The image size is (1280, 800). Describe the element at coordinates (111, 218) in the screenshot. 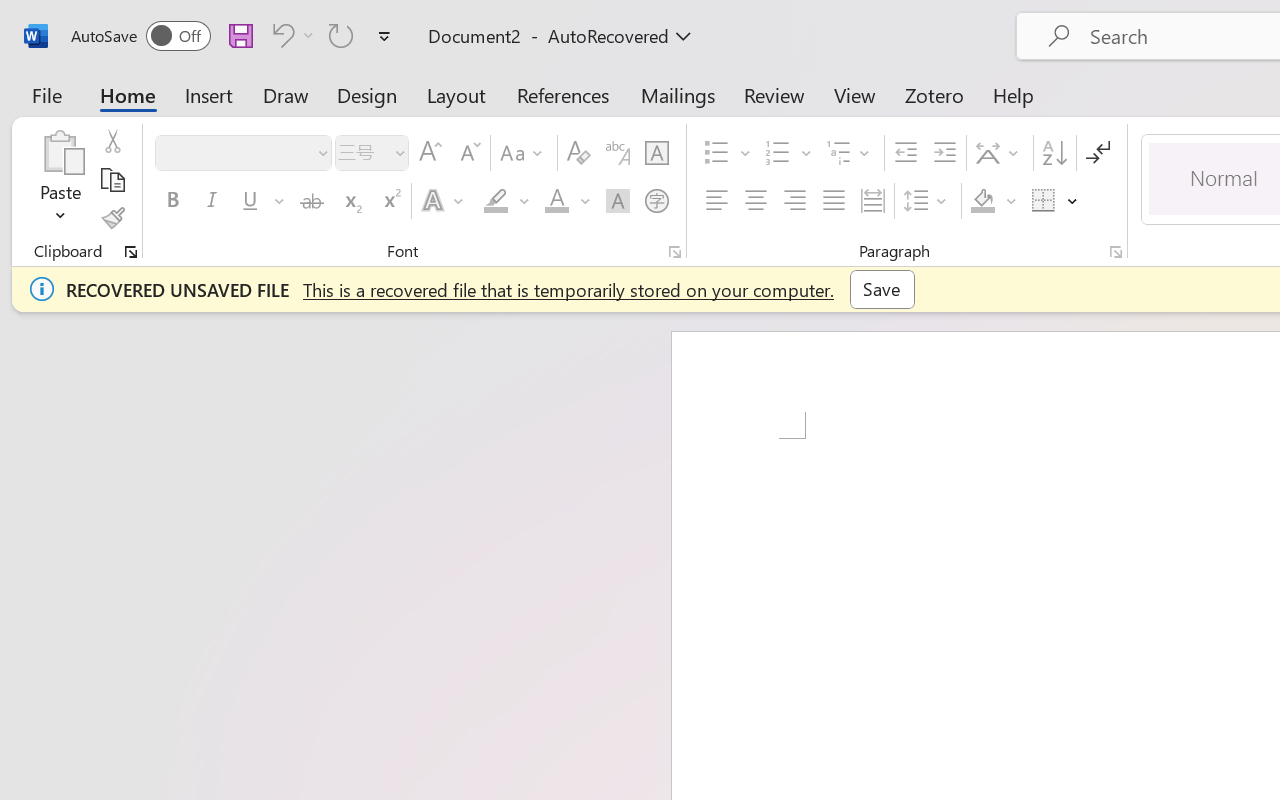

I see `'Format Painter'` at that location.